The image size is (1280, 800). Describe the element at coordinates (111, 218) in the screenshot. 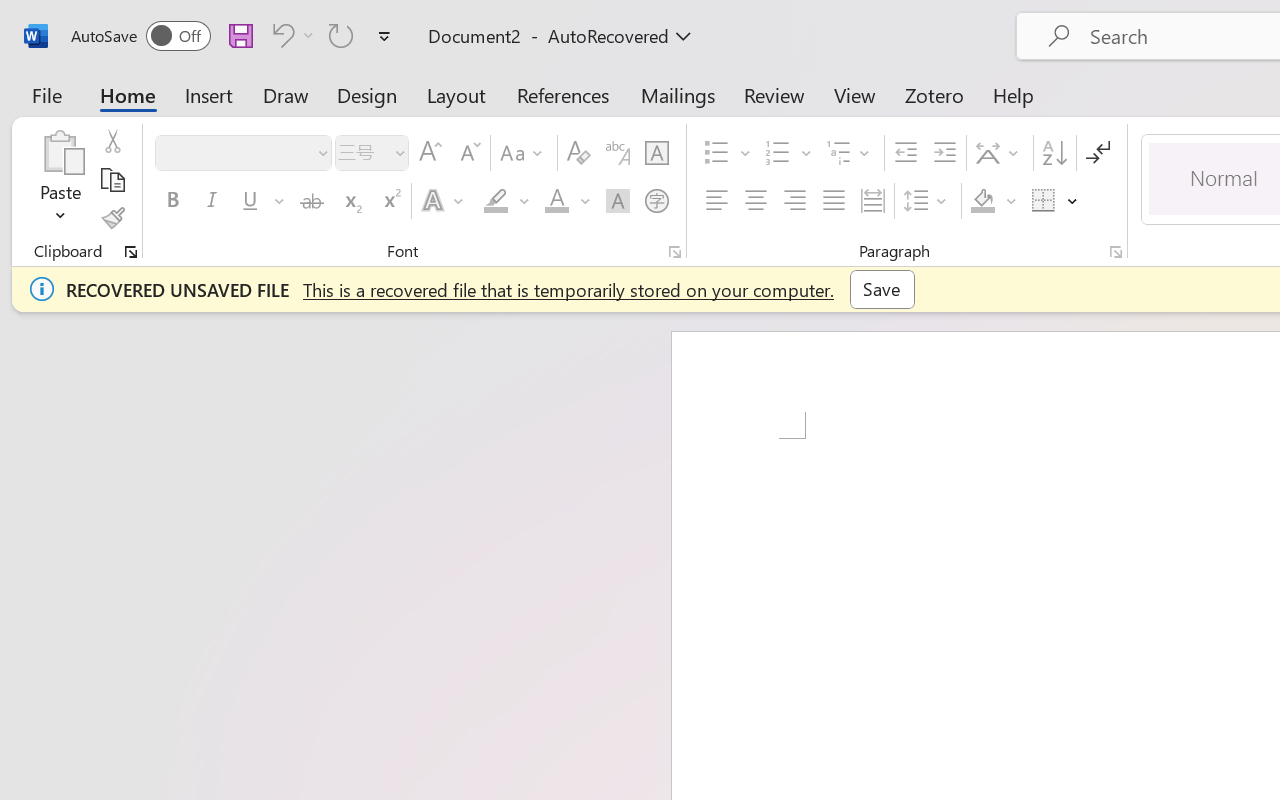

I see `'Format Painter'` at that location.